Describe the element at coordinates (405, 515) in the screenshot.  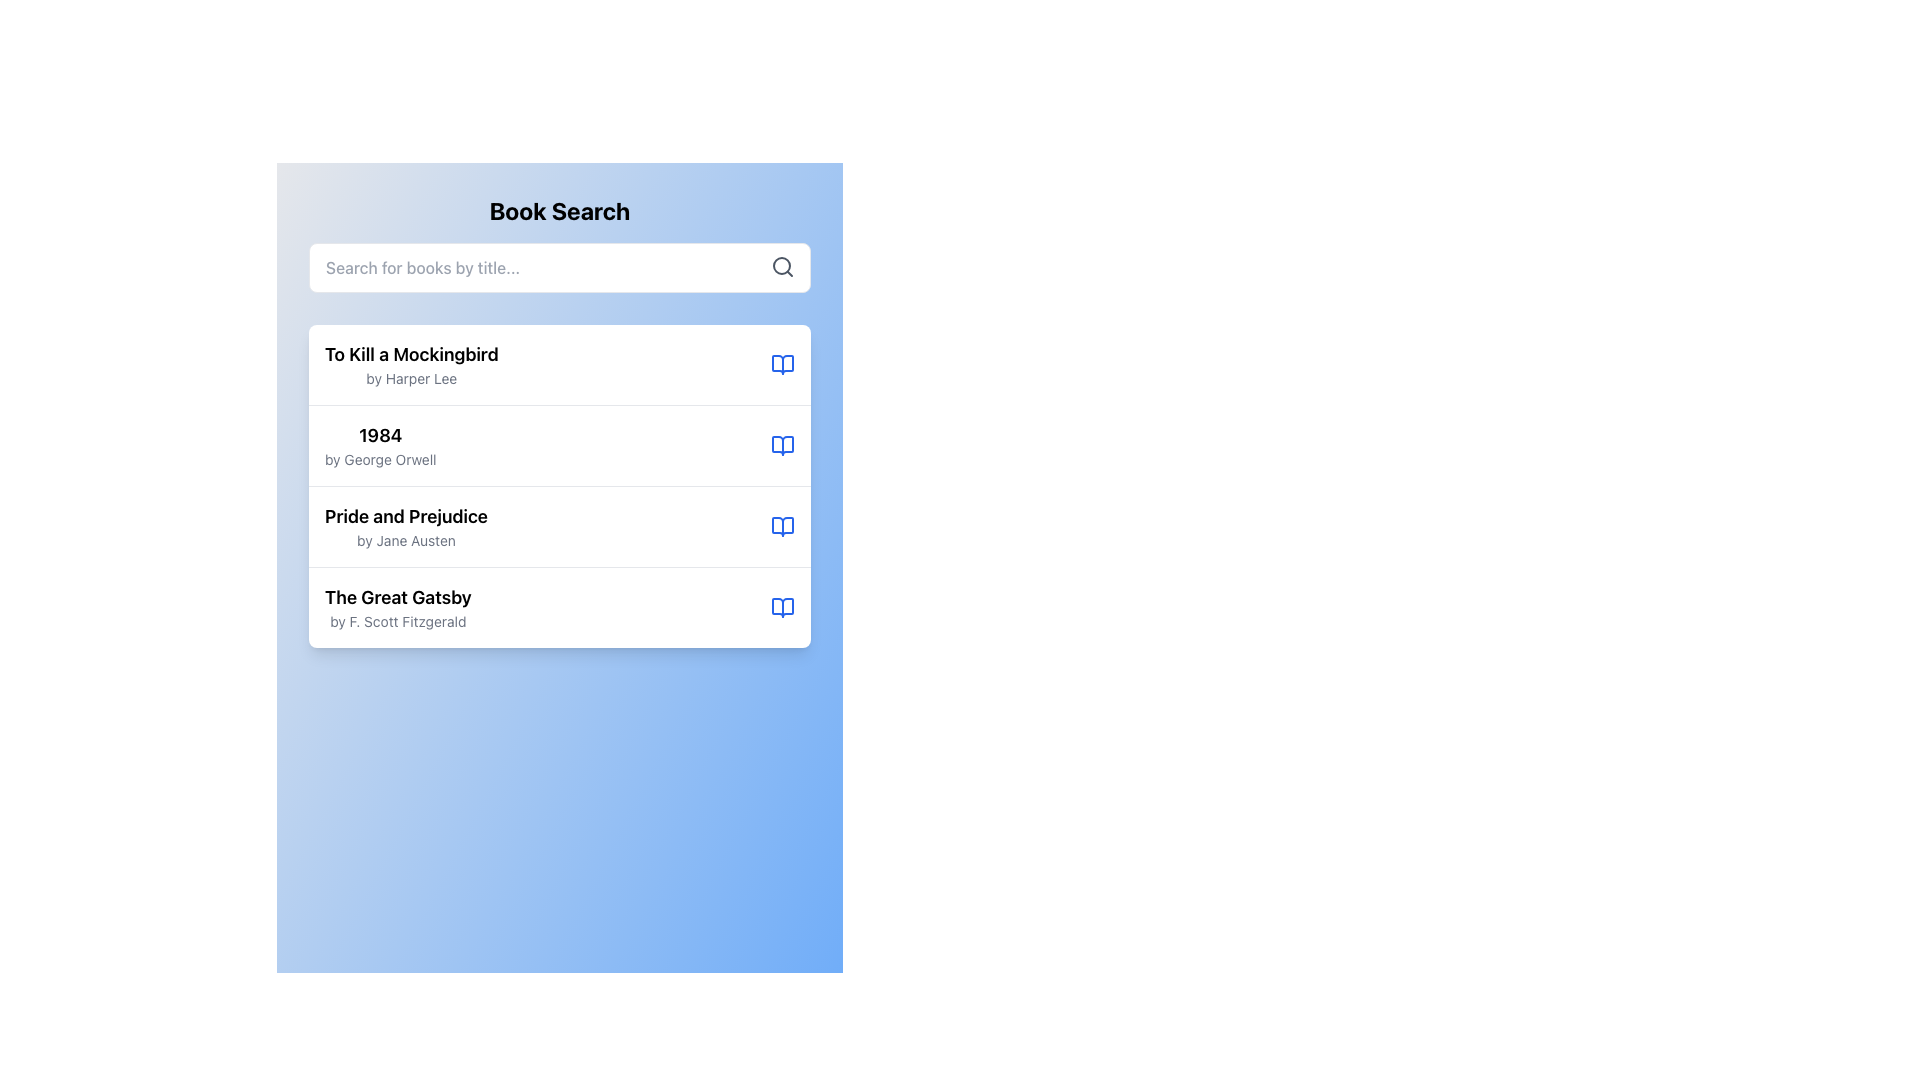
I see `the header text of the book entry which specifies the title, located in the third book entry's list` at that location.